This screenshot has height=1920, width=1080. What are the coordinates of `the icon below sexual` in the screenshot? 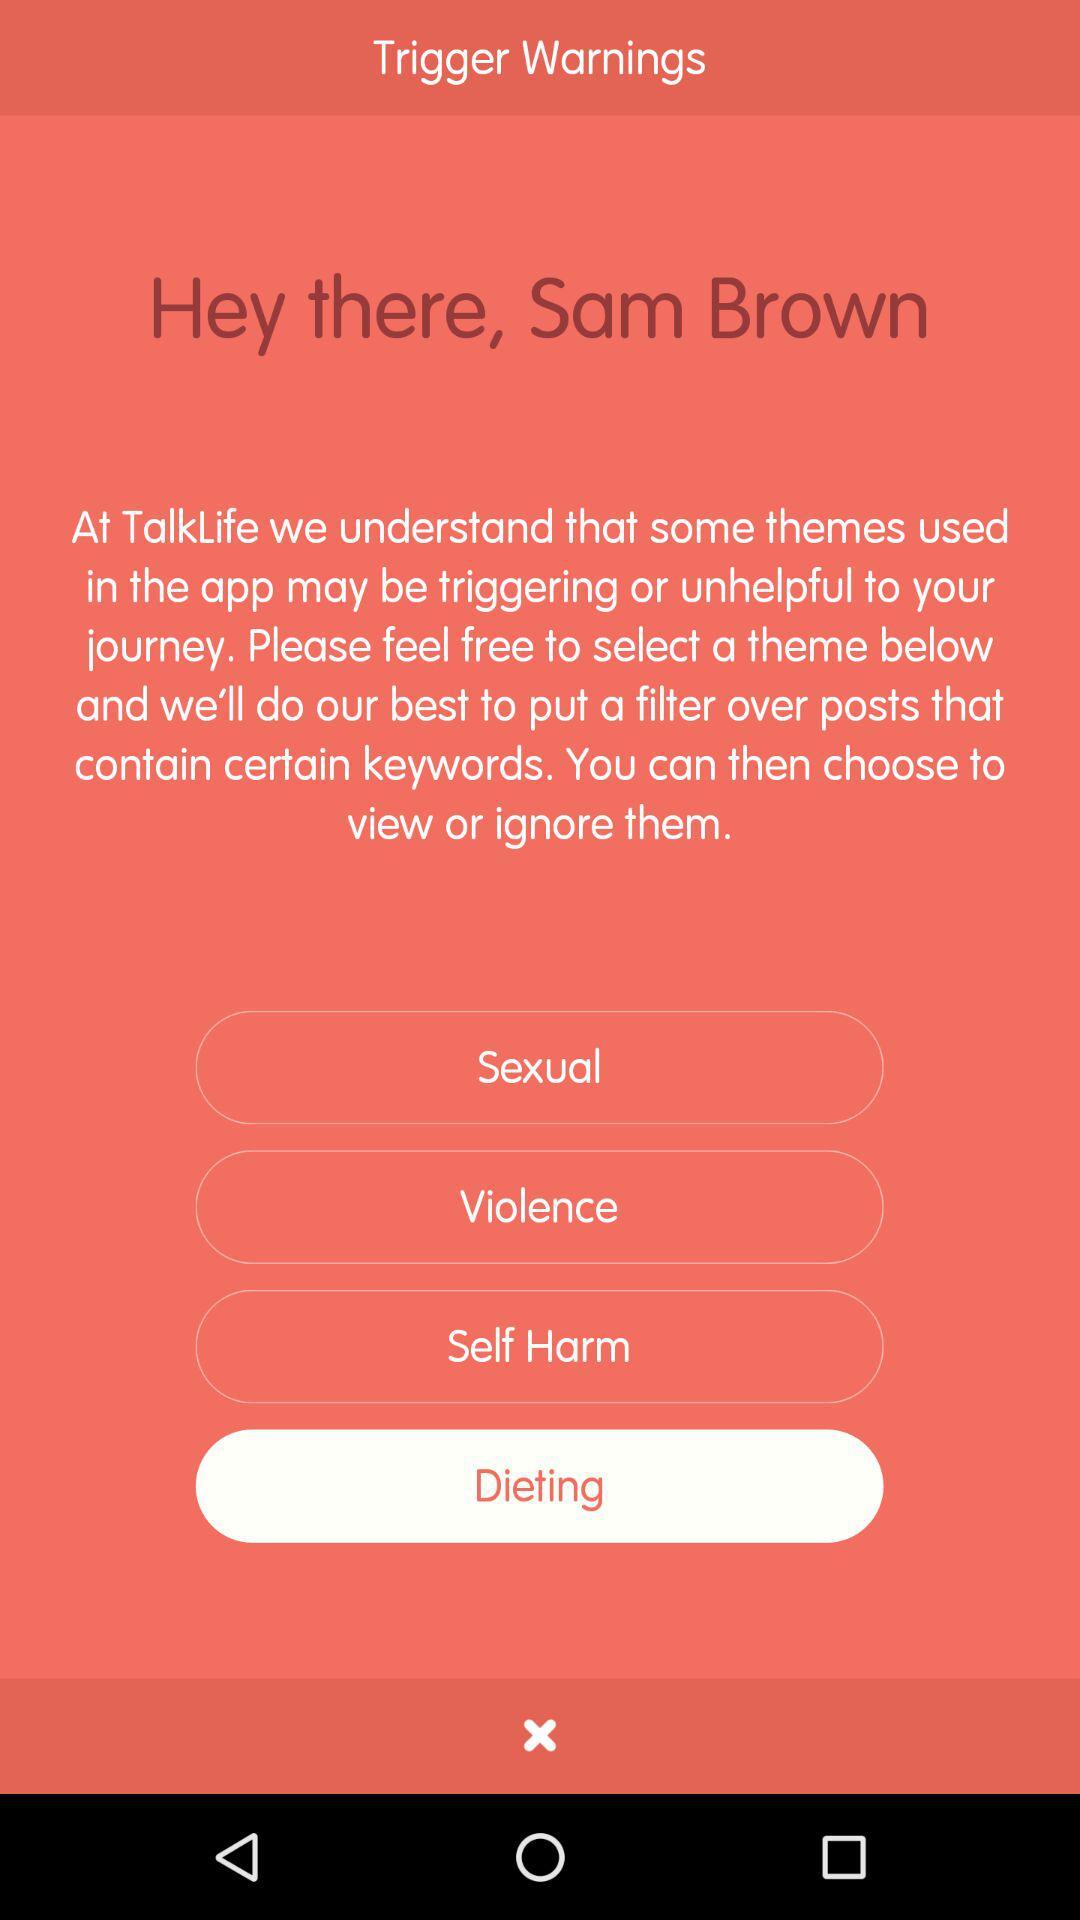 It's located at (538, 1206).